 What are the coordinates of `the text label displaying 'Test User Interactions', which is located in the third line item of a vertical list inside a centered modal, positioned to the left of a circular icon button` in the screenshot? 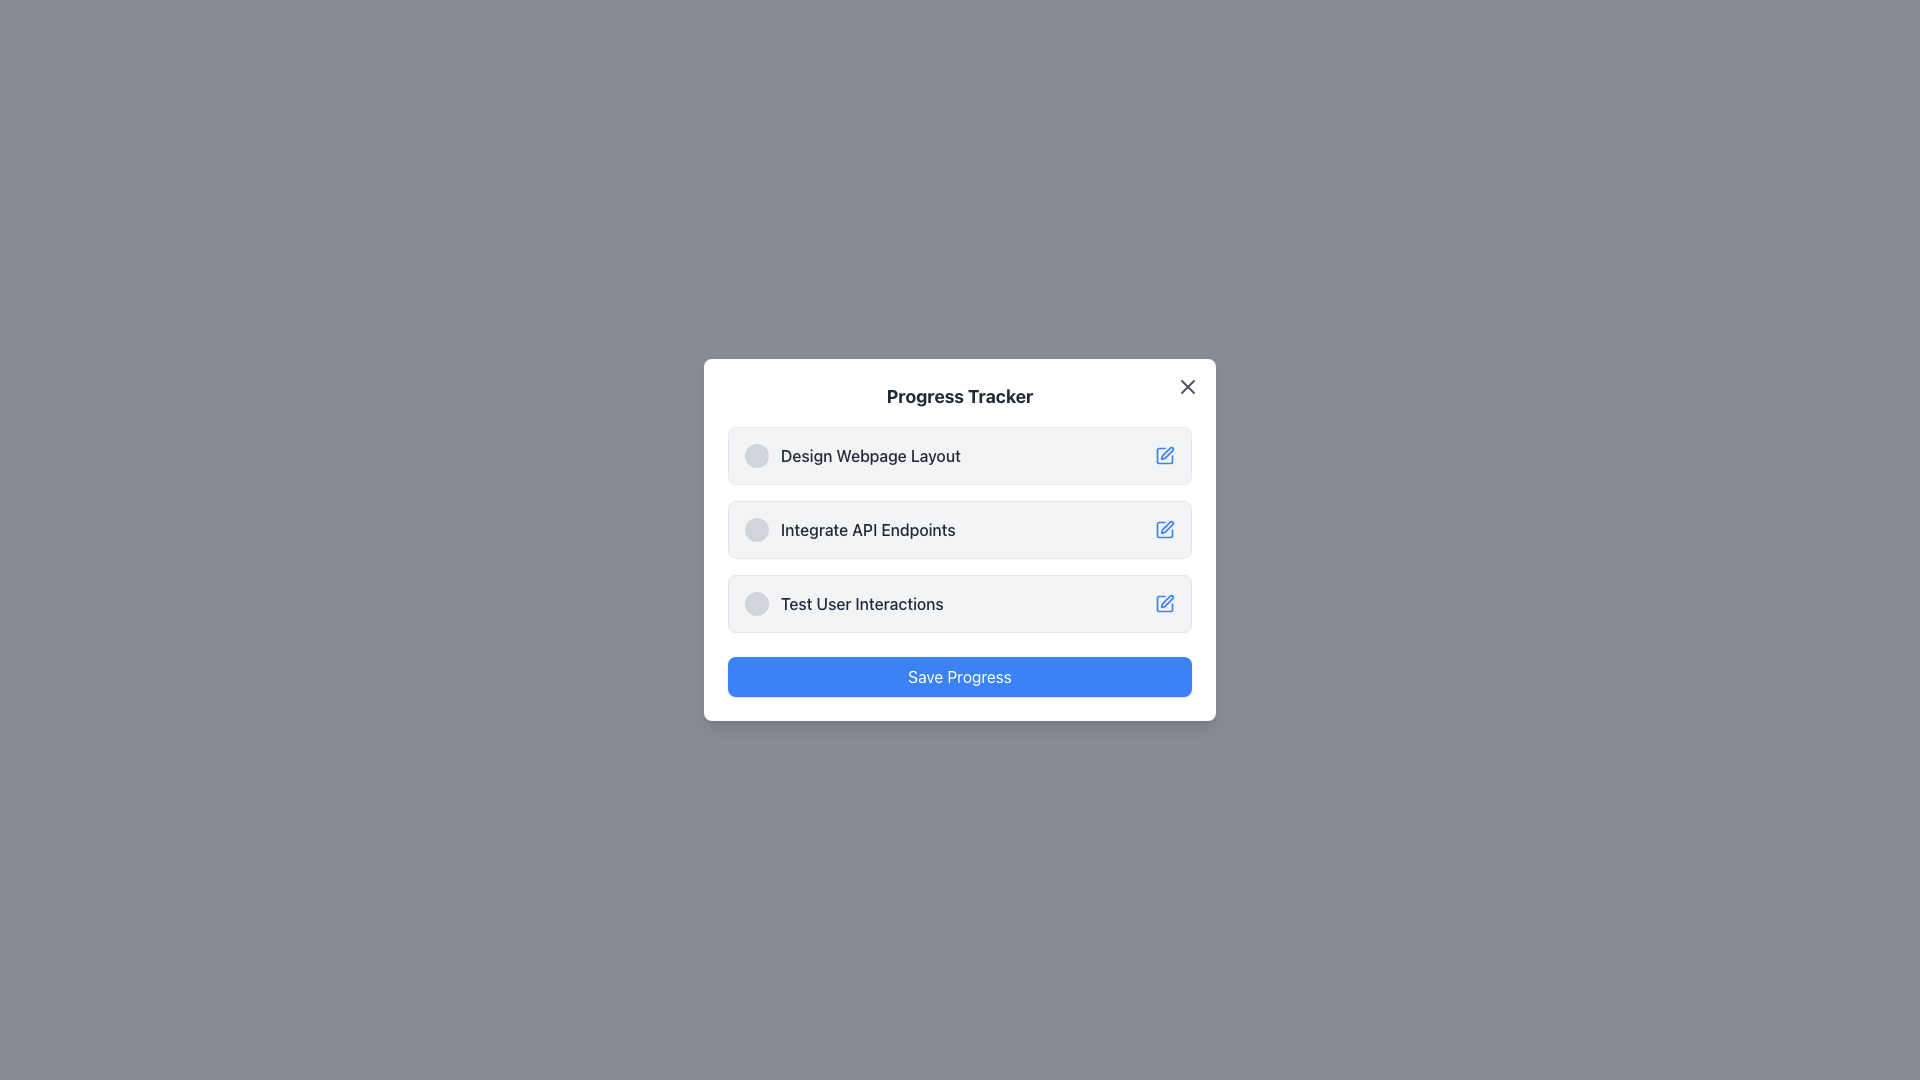 It's located at (862, 603).